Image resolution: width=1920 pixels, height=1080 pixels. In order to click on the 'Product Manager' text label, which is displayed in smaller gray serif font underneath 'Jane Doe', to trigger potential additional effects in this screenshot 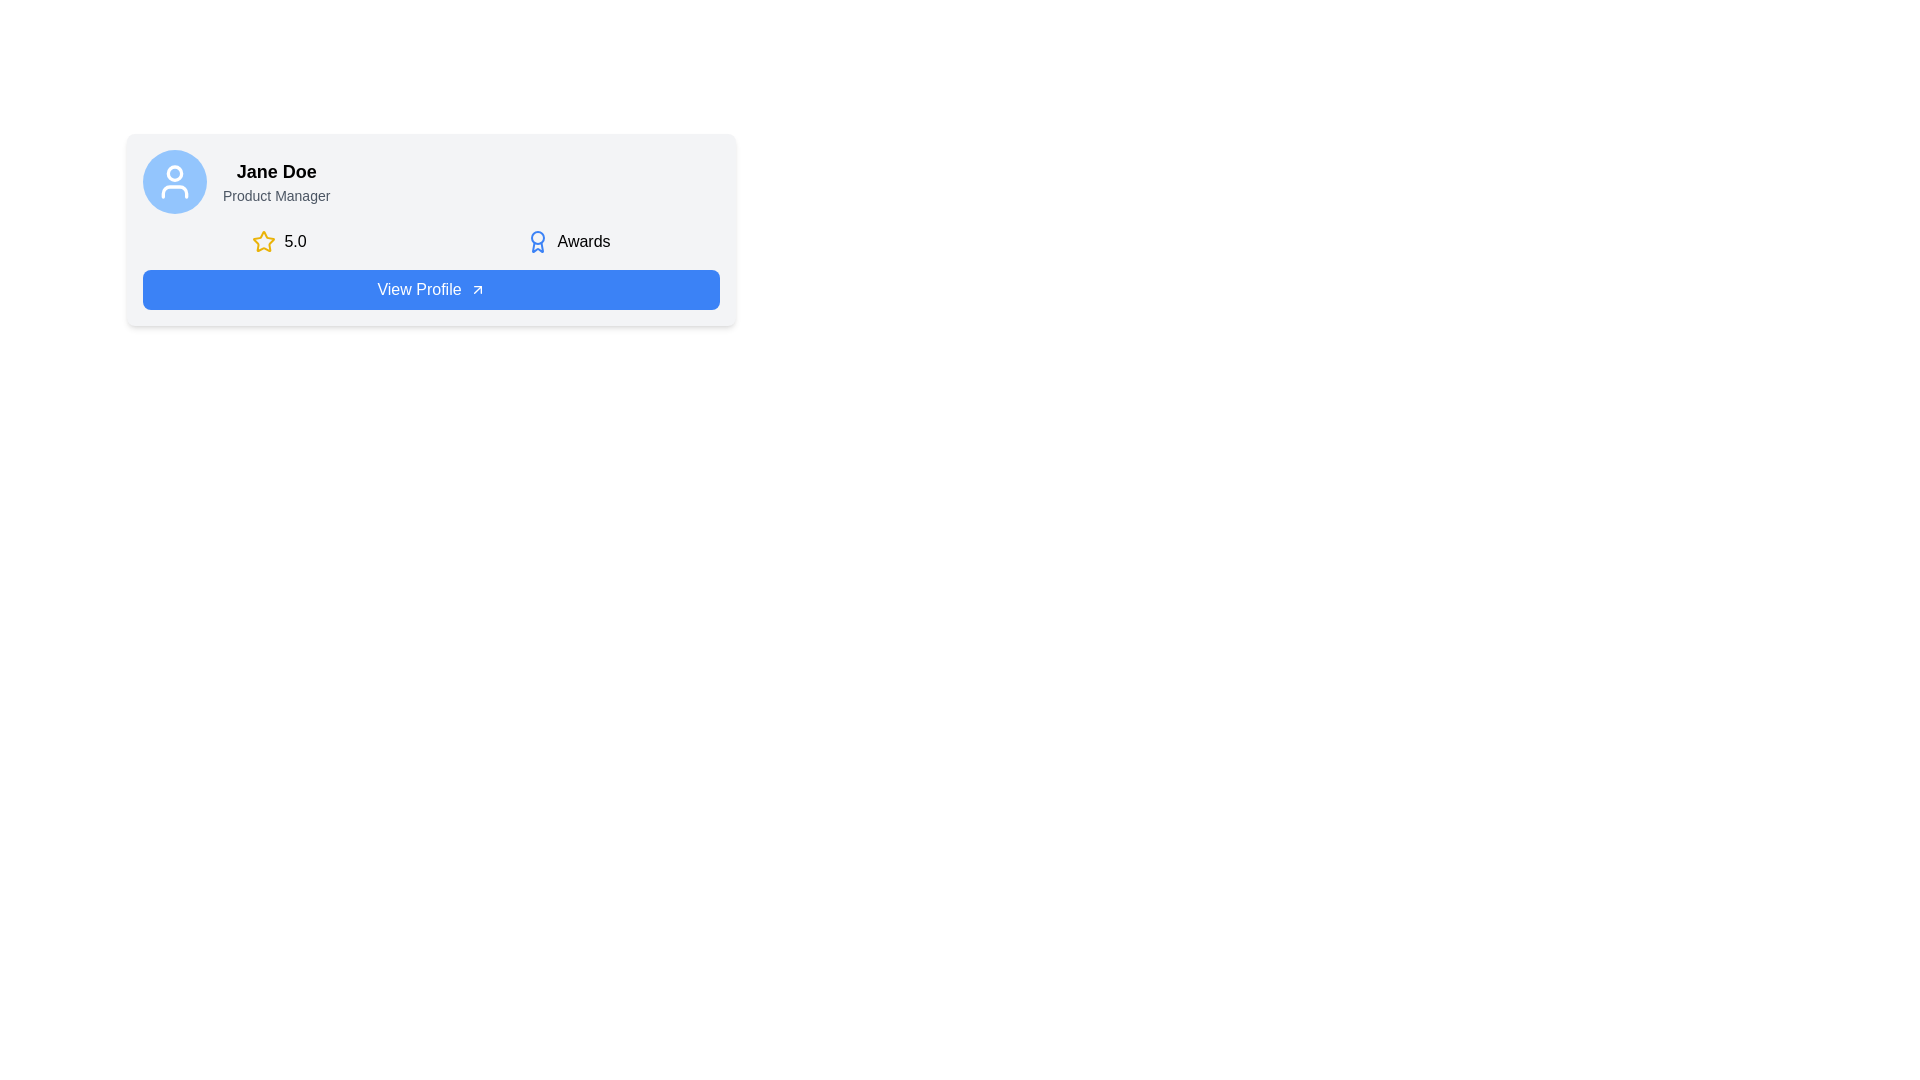, I will do `click(275, 196)`.